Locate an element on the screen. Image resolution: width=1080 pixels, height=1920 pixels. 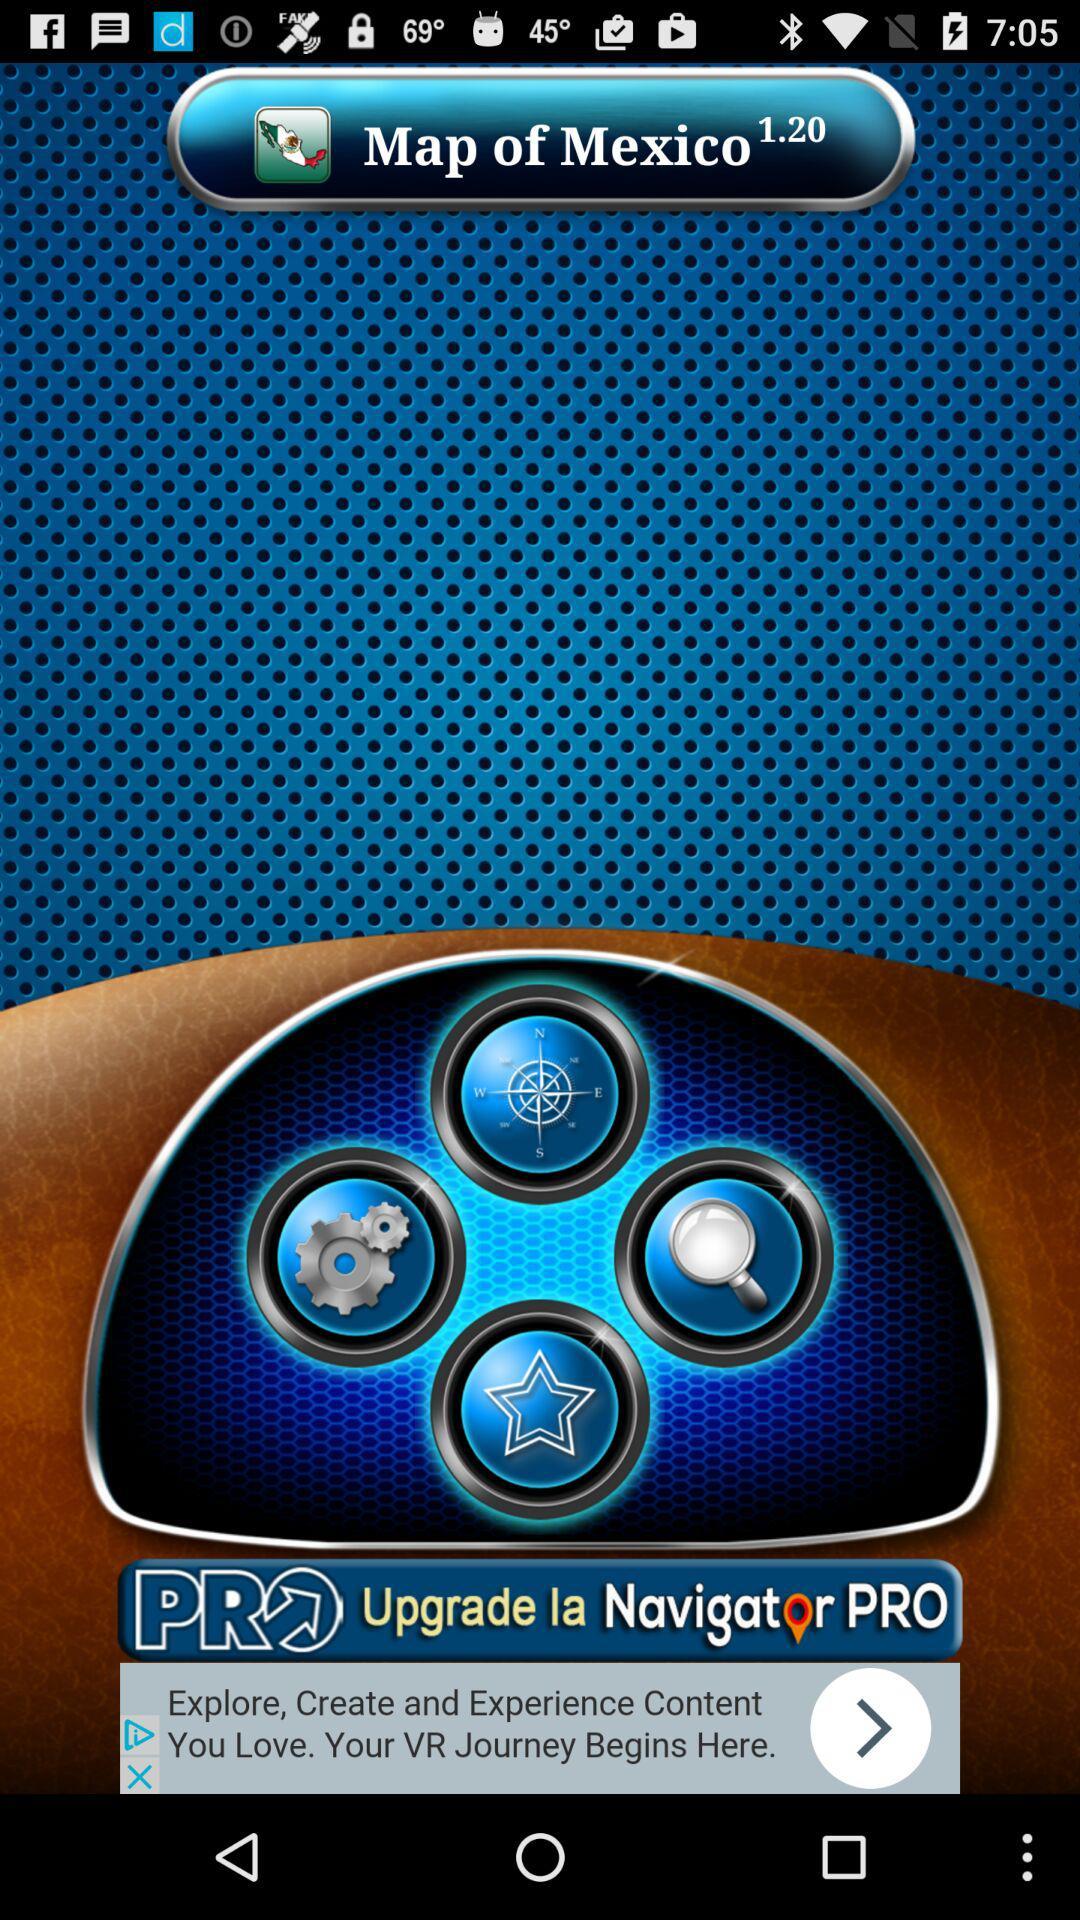
settings is located at coordinates (354, 1256).